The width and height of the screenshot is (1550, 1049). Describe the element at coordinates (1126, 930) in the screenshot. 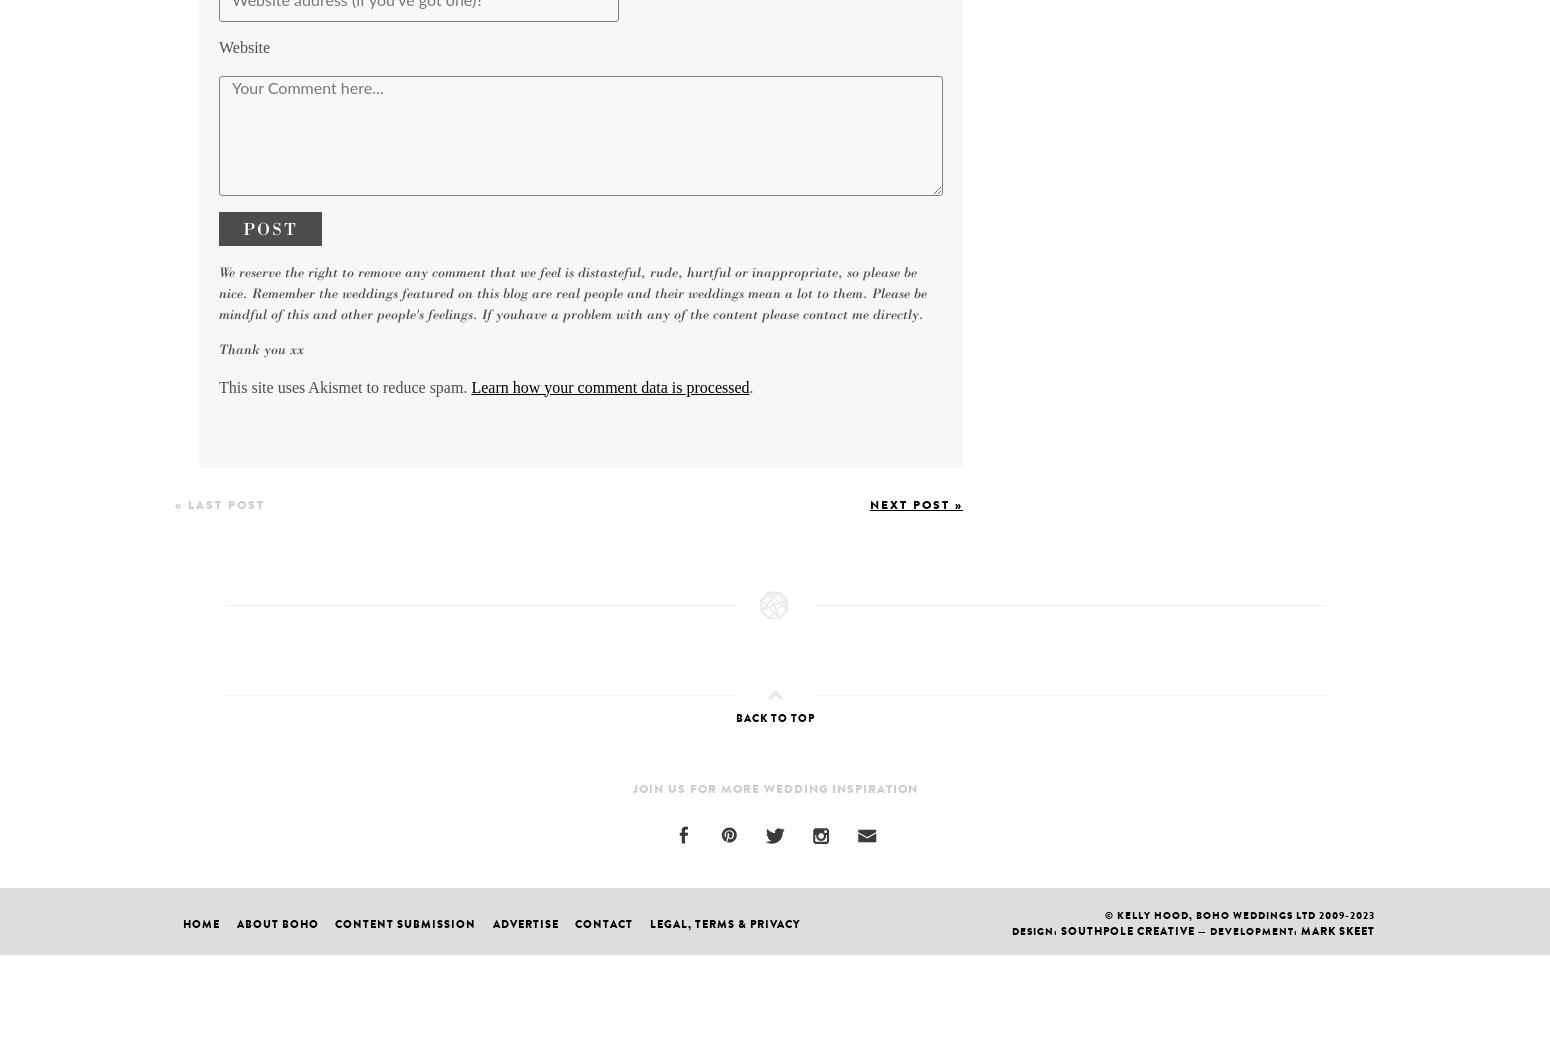

I see `'Southpole Creative'` at that location.